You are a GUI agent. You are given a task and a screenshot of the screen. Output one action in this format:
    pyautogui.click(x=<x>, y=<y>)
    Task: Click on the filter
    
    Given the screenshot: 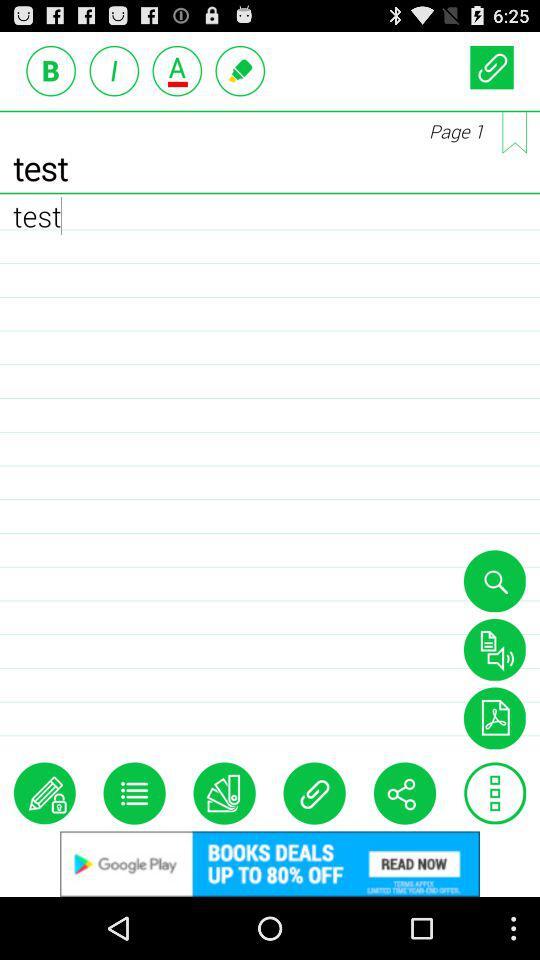 What is the action you would take?
    pyautogui.click(x=493, y=718)
    